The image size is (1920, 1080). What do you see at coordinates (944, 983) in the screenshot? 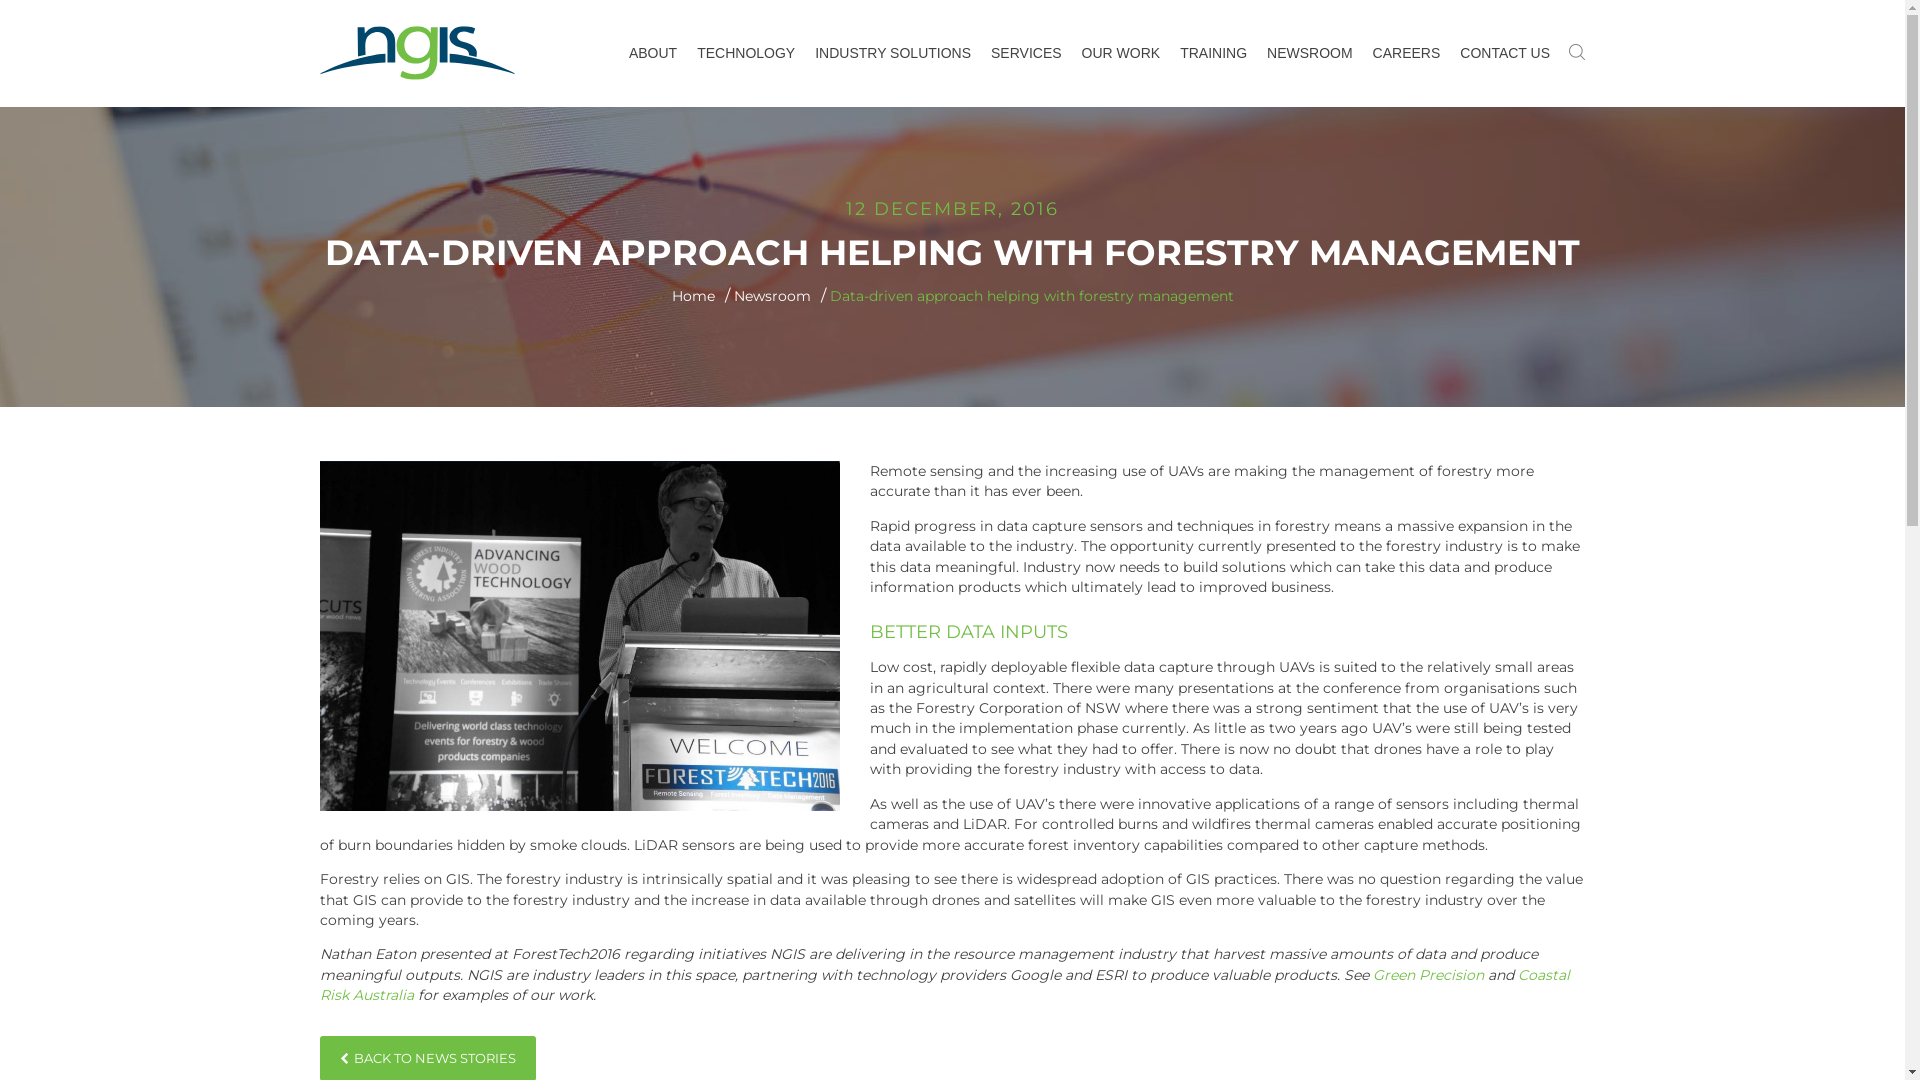
I see `'Coastal Risk Australia'` at bounding box center [944, 983].